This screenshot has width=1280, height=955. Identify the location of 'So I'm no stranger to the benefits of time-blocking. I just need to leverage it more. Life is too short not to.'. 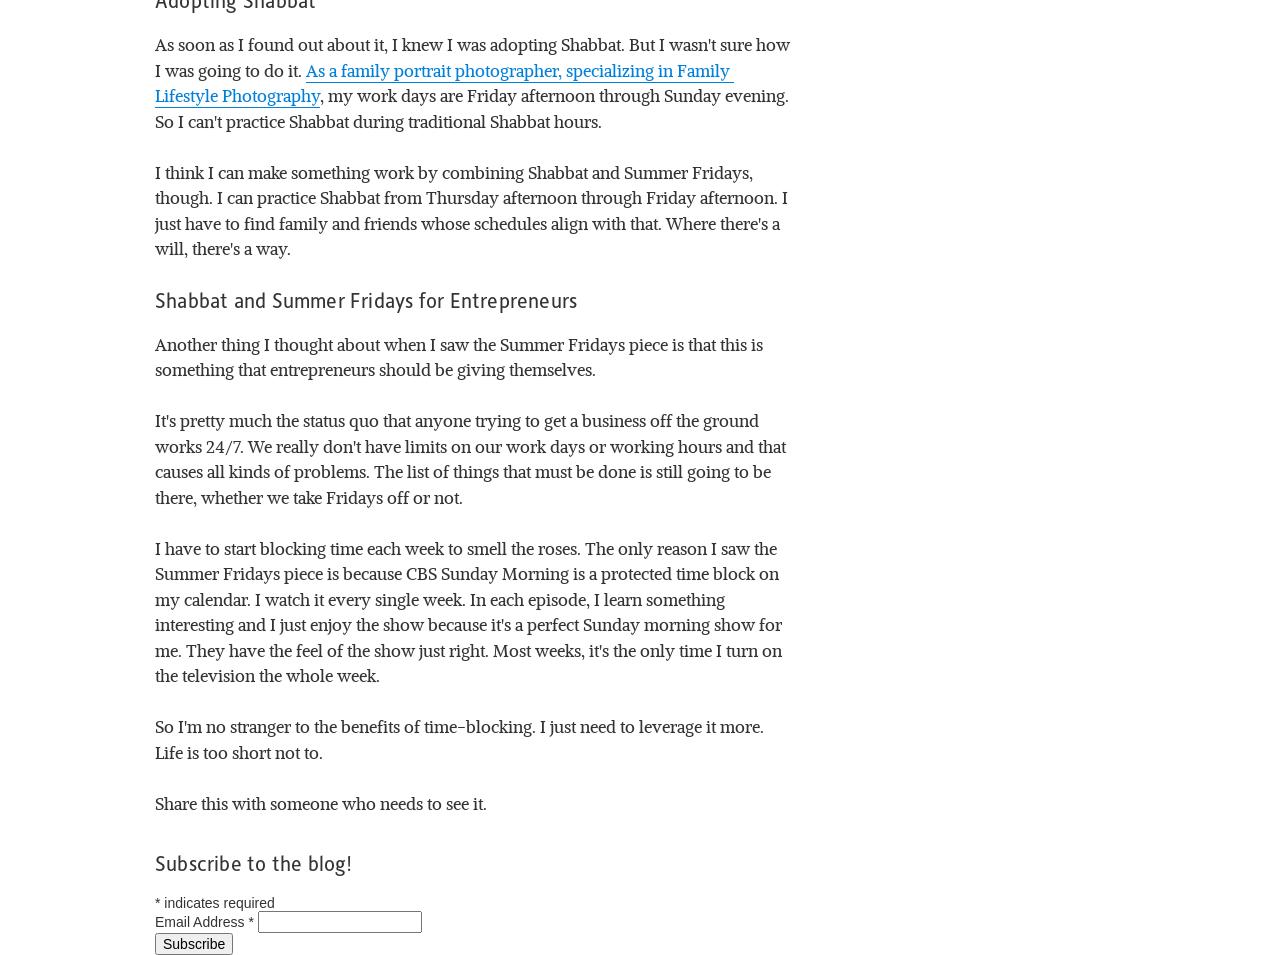
(154, 737).